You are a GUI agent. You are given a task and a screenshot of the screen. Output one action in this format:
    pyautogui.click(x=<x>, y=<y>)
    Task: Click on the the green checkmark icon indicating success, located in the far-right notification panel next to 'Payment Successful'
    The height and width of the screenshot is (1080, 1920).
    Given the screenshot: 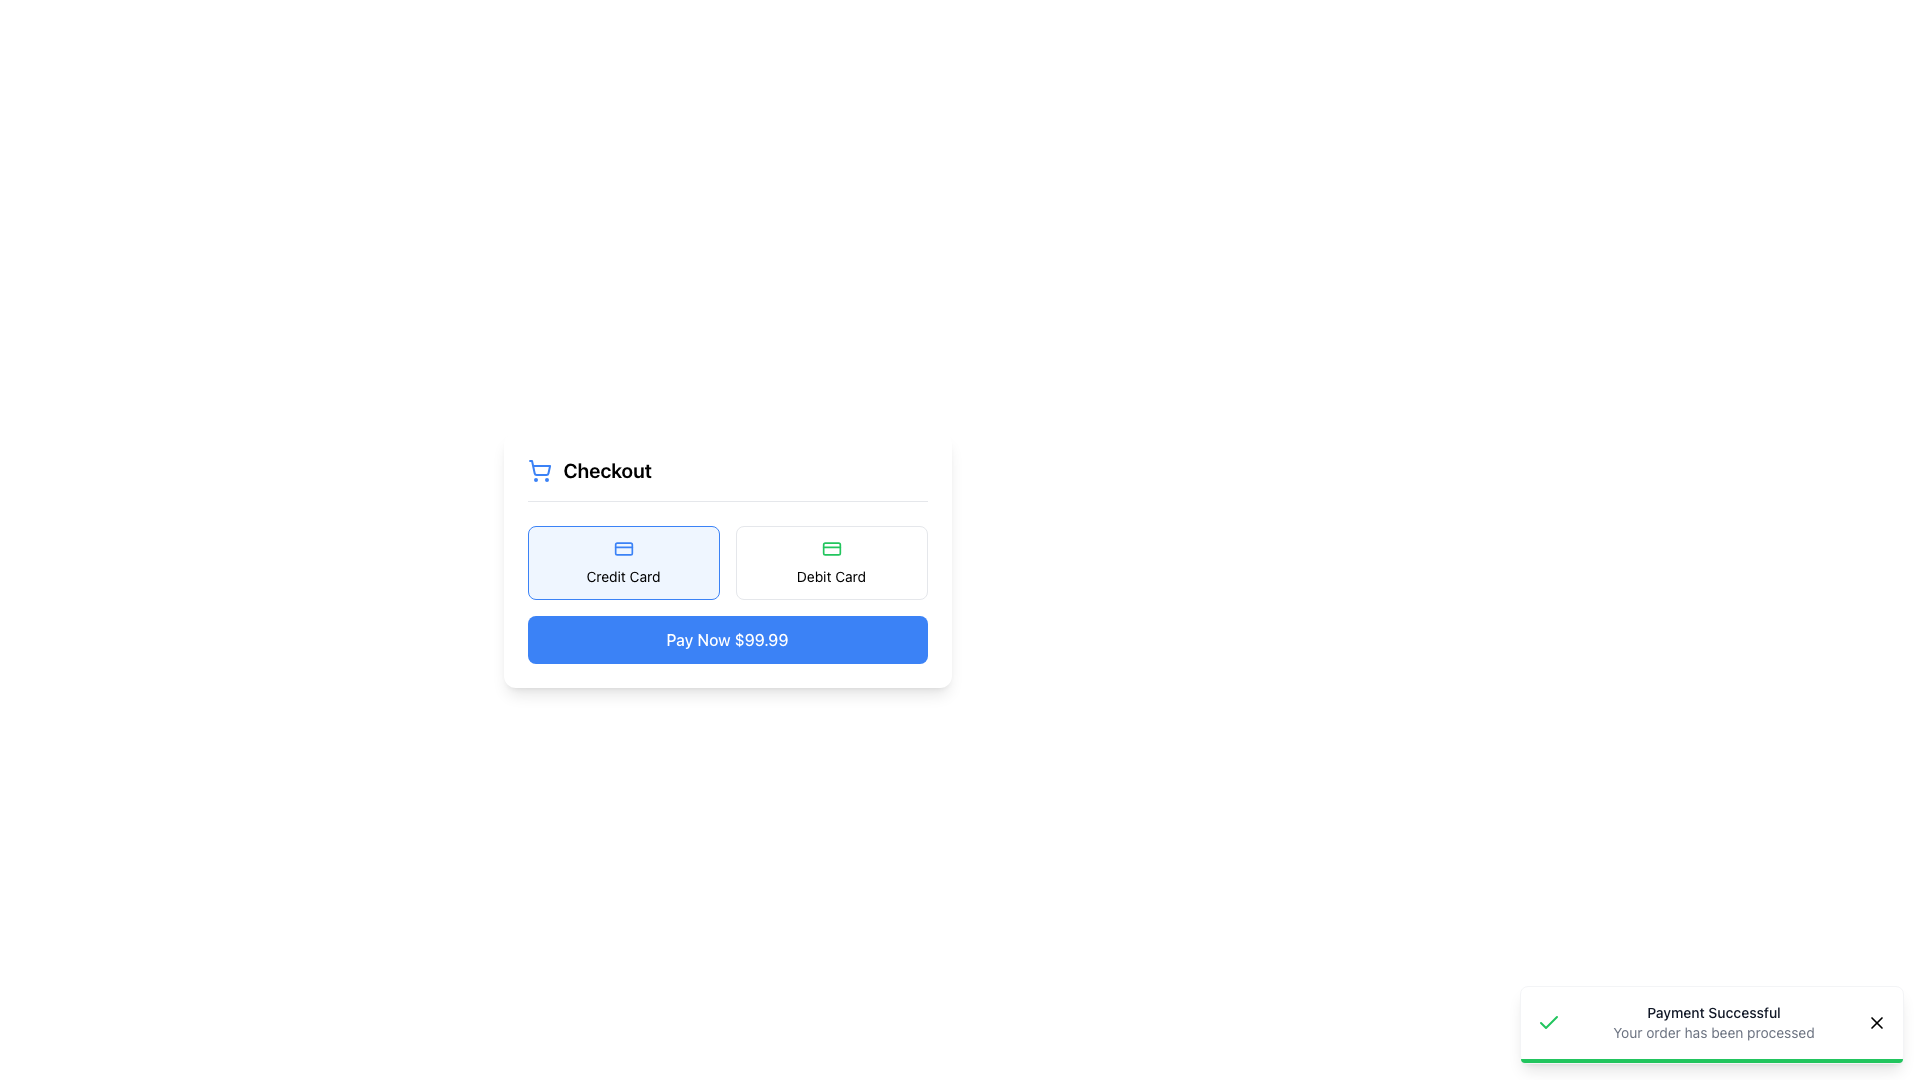 What is the action you would take?
    pyautogui.click(x=1548, y=1022)
    